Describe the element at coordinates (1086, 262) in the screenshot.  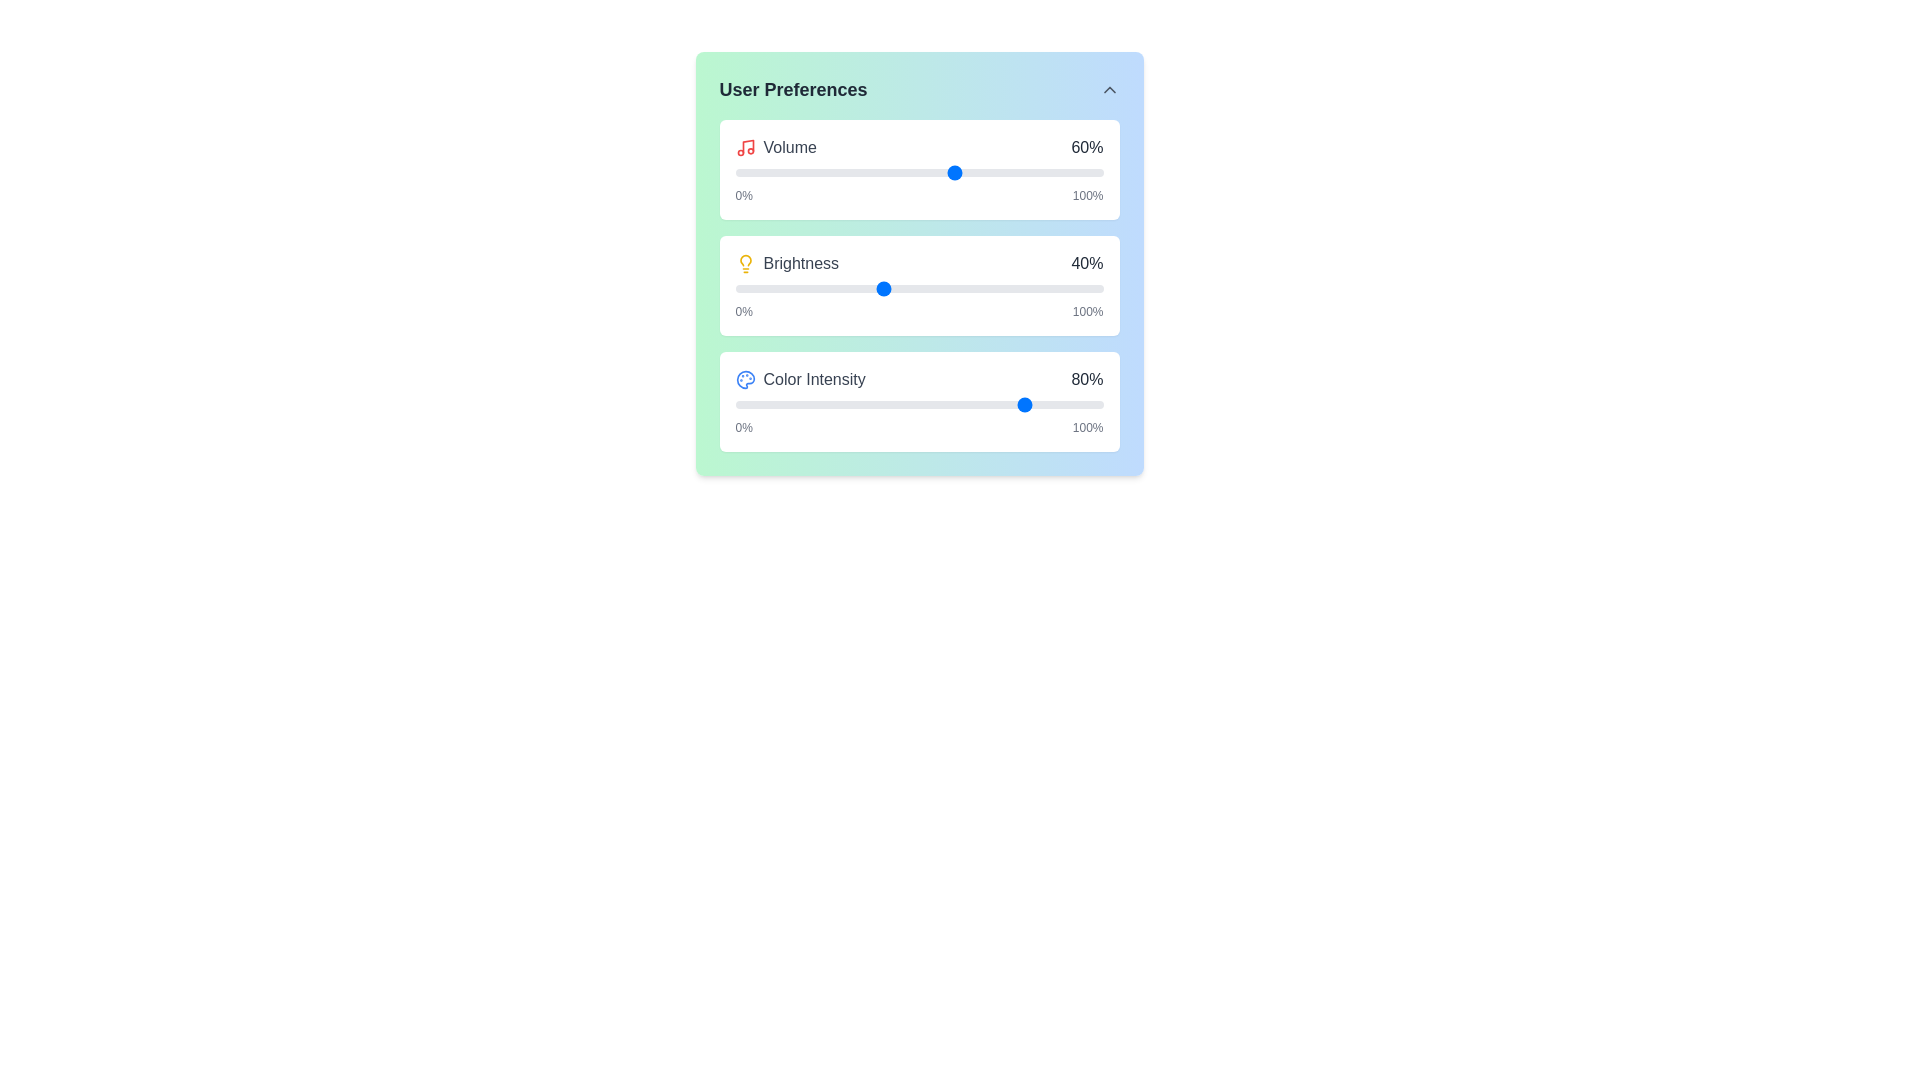
I see `the static text element displaying '40%' located on the right side of the 'Brightness' slider in the user preferences section` at that location.